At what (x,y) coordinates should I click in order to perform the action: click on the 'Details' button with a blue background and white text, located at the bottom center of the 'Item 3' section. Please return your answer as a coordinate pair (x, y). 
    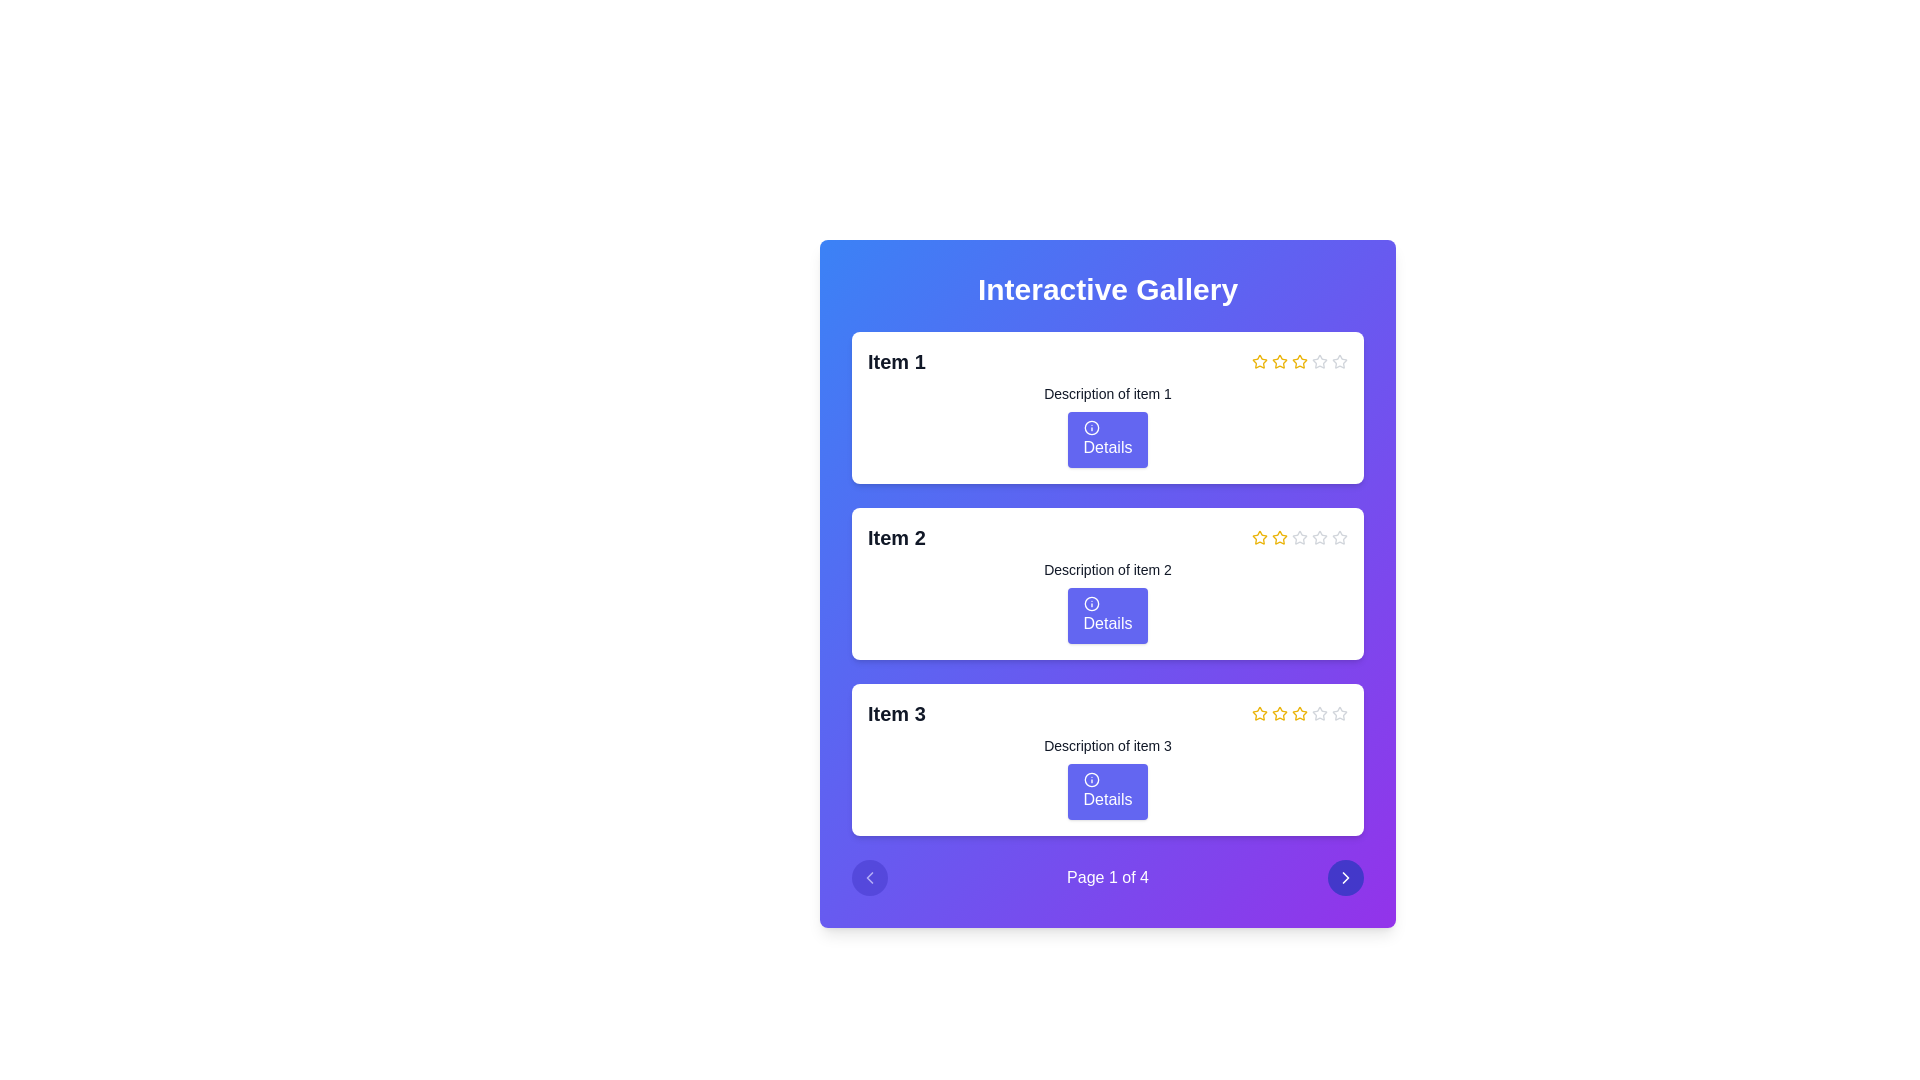
    Looking at the image, I should click on (1107, 790).